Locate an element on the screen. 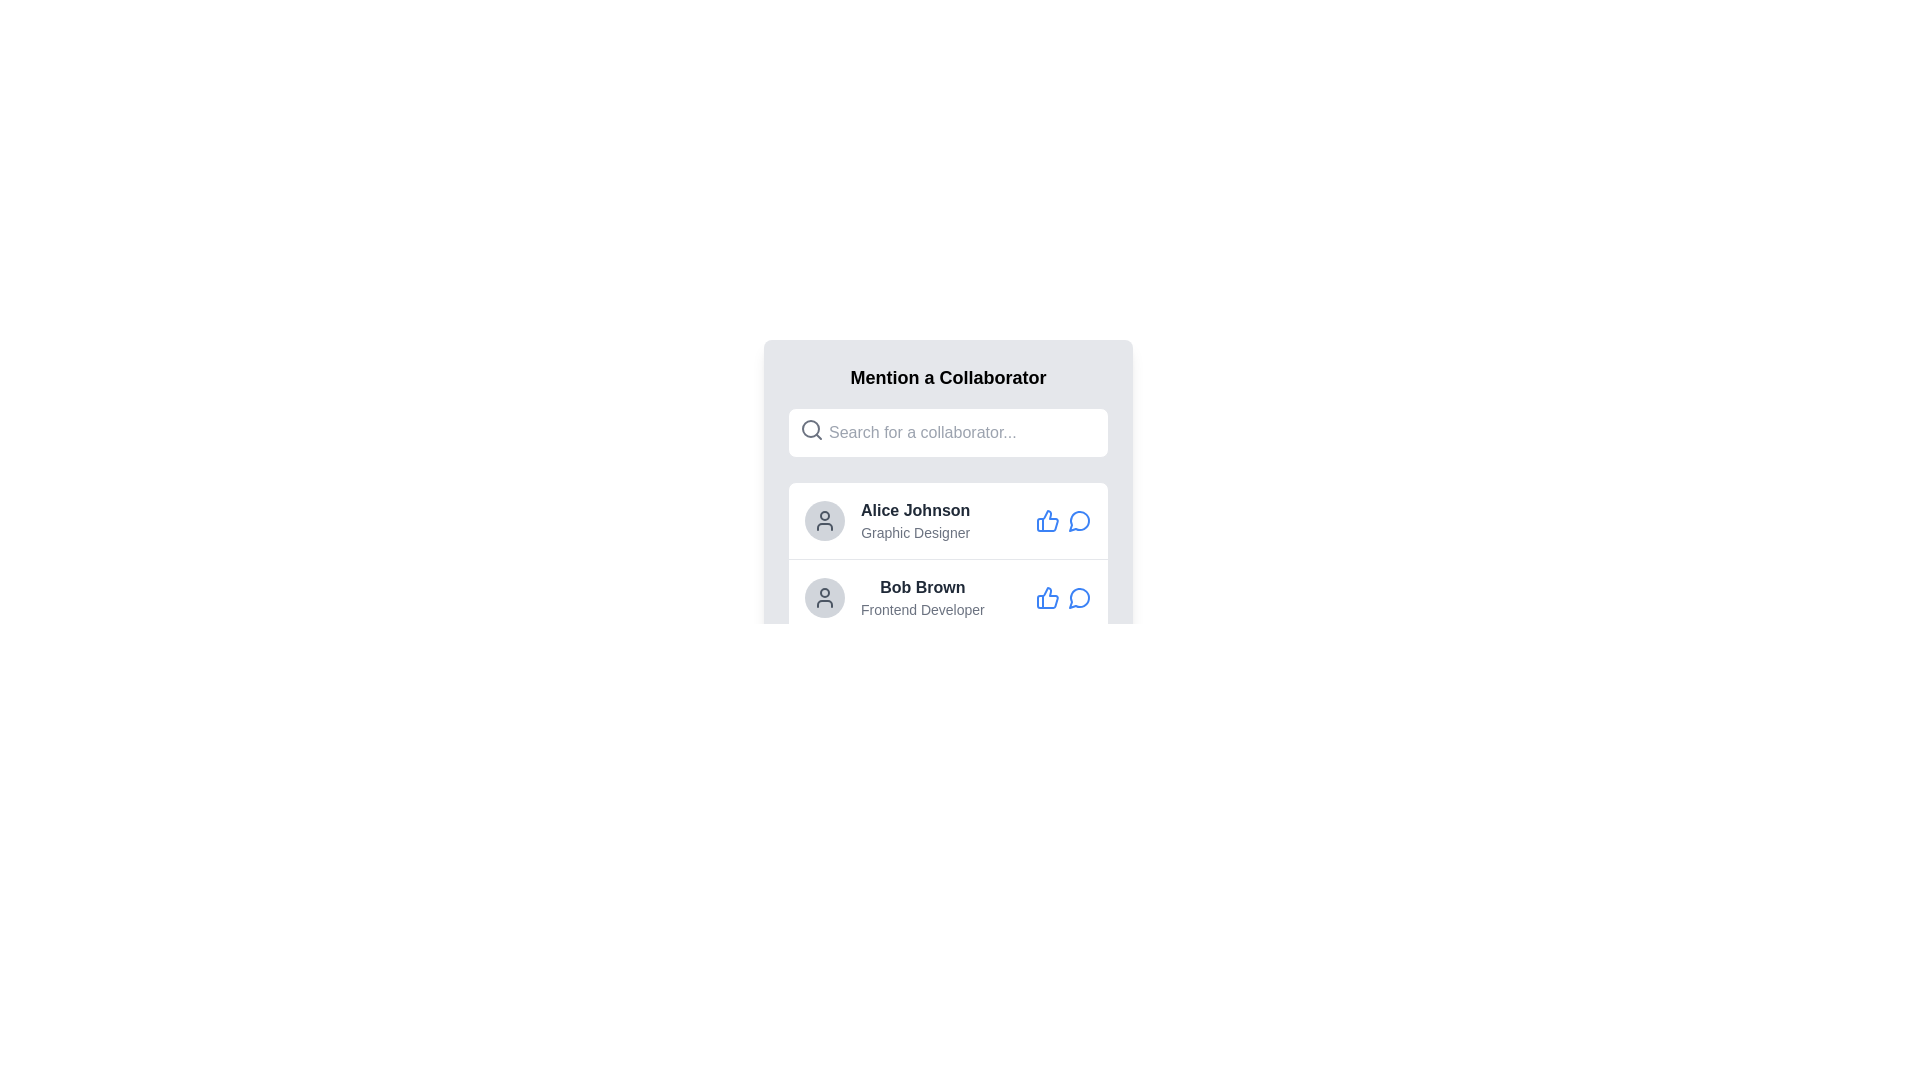  the list entry for 'Bob Brown' which displays 'Frontend Developer' below 'Alice Johnson' under the heading 'Mention a Collaborator' is located at coordinates (921, 596).